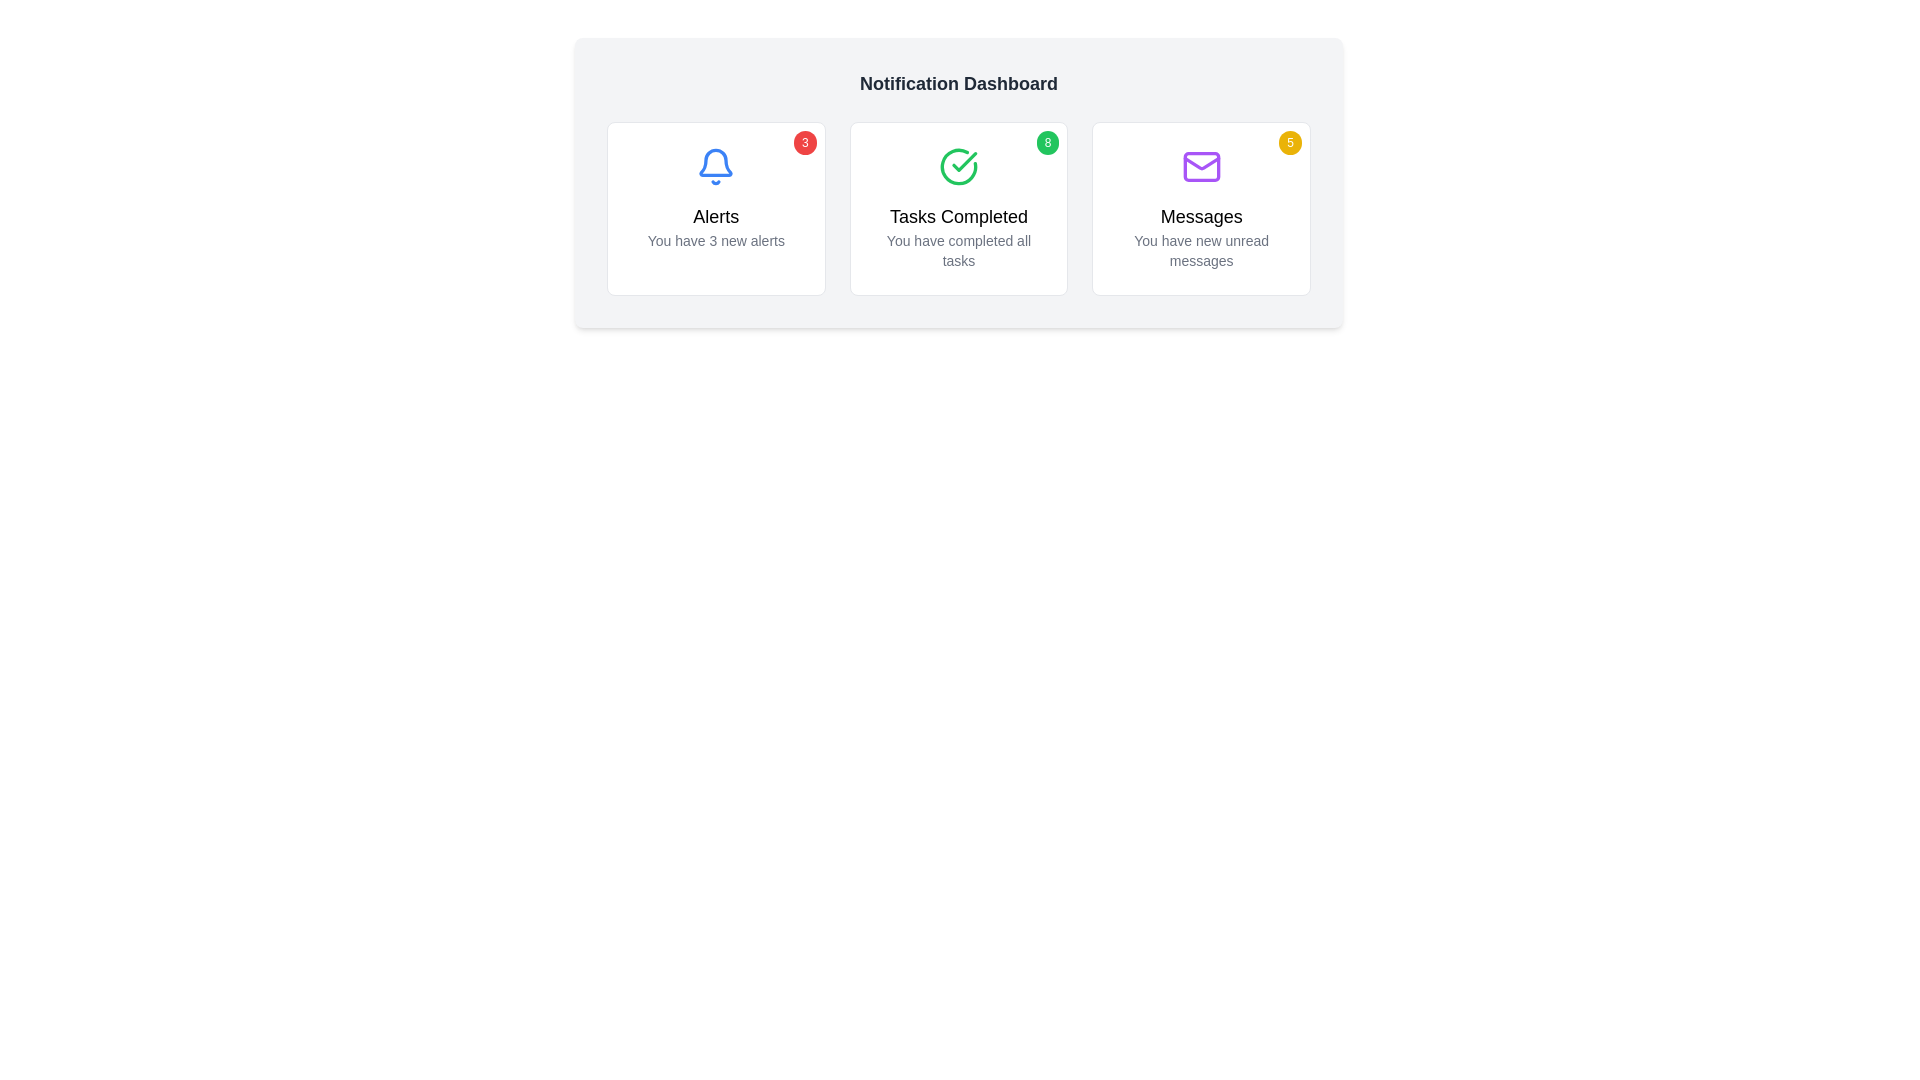 The width and height of the screenshot is (1920, 1080). What do you see at coordinates (958, 83) in the screenshot?
I see `the 'Notification Dashboard' text header element by moving the cursor to its center point` at bounding box center [958, 83].